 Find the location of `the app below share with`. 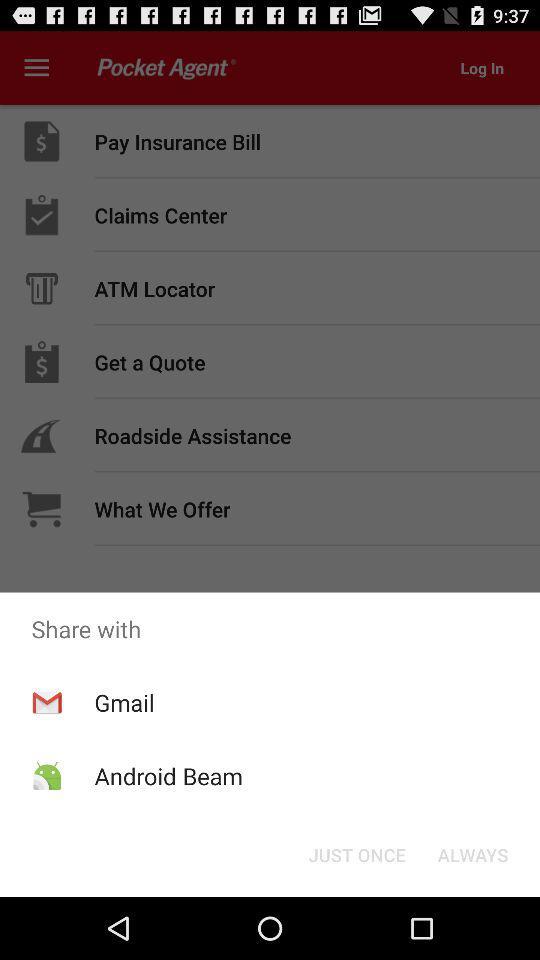

the app below share with is located at coordinates (472, 853).